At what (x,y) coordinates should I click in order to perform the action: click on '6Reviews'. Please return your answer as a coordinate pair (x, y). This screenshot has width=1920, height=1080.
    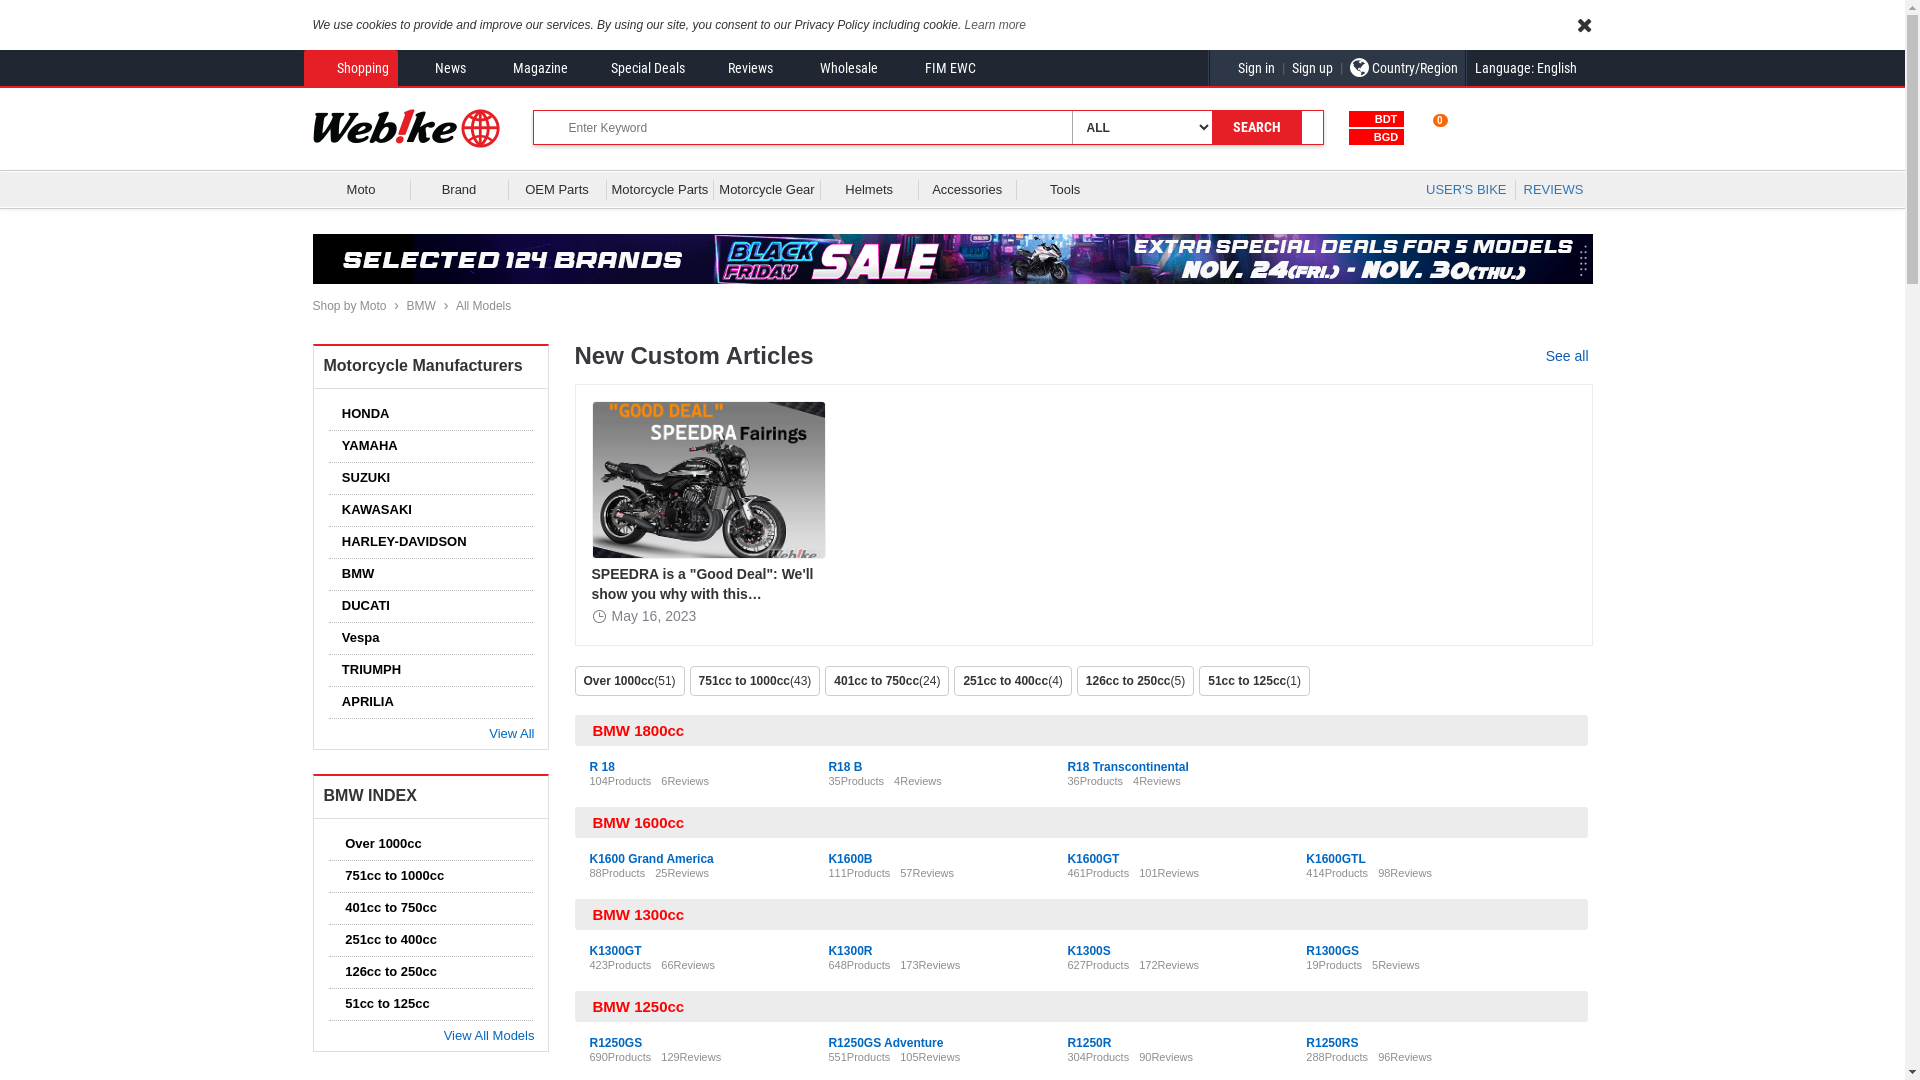
    Looking at the image, I should click on (685, 779).